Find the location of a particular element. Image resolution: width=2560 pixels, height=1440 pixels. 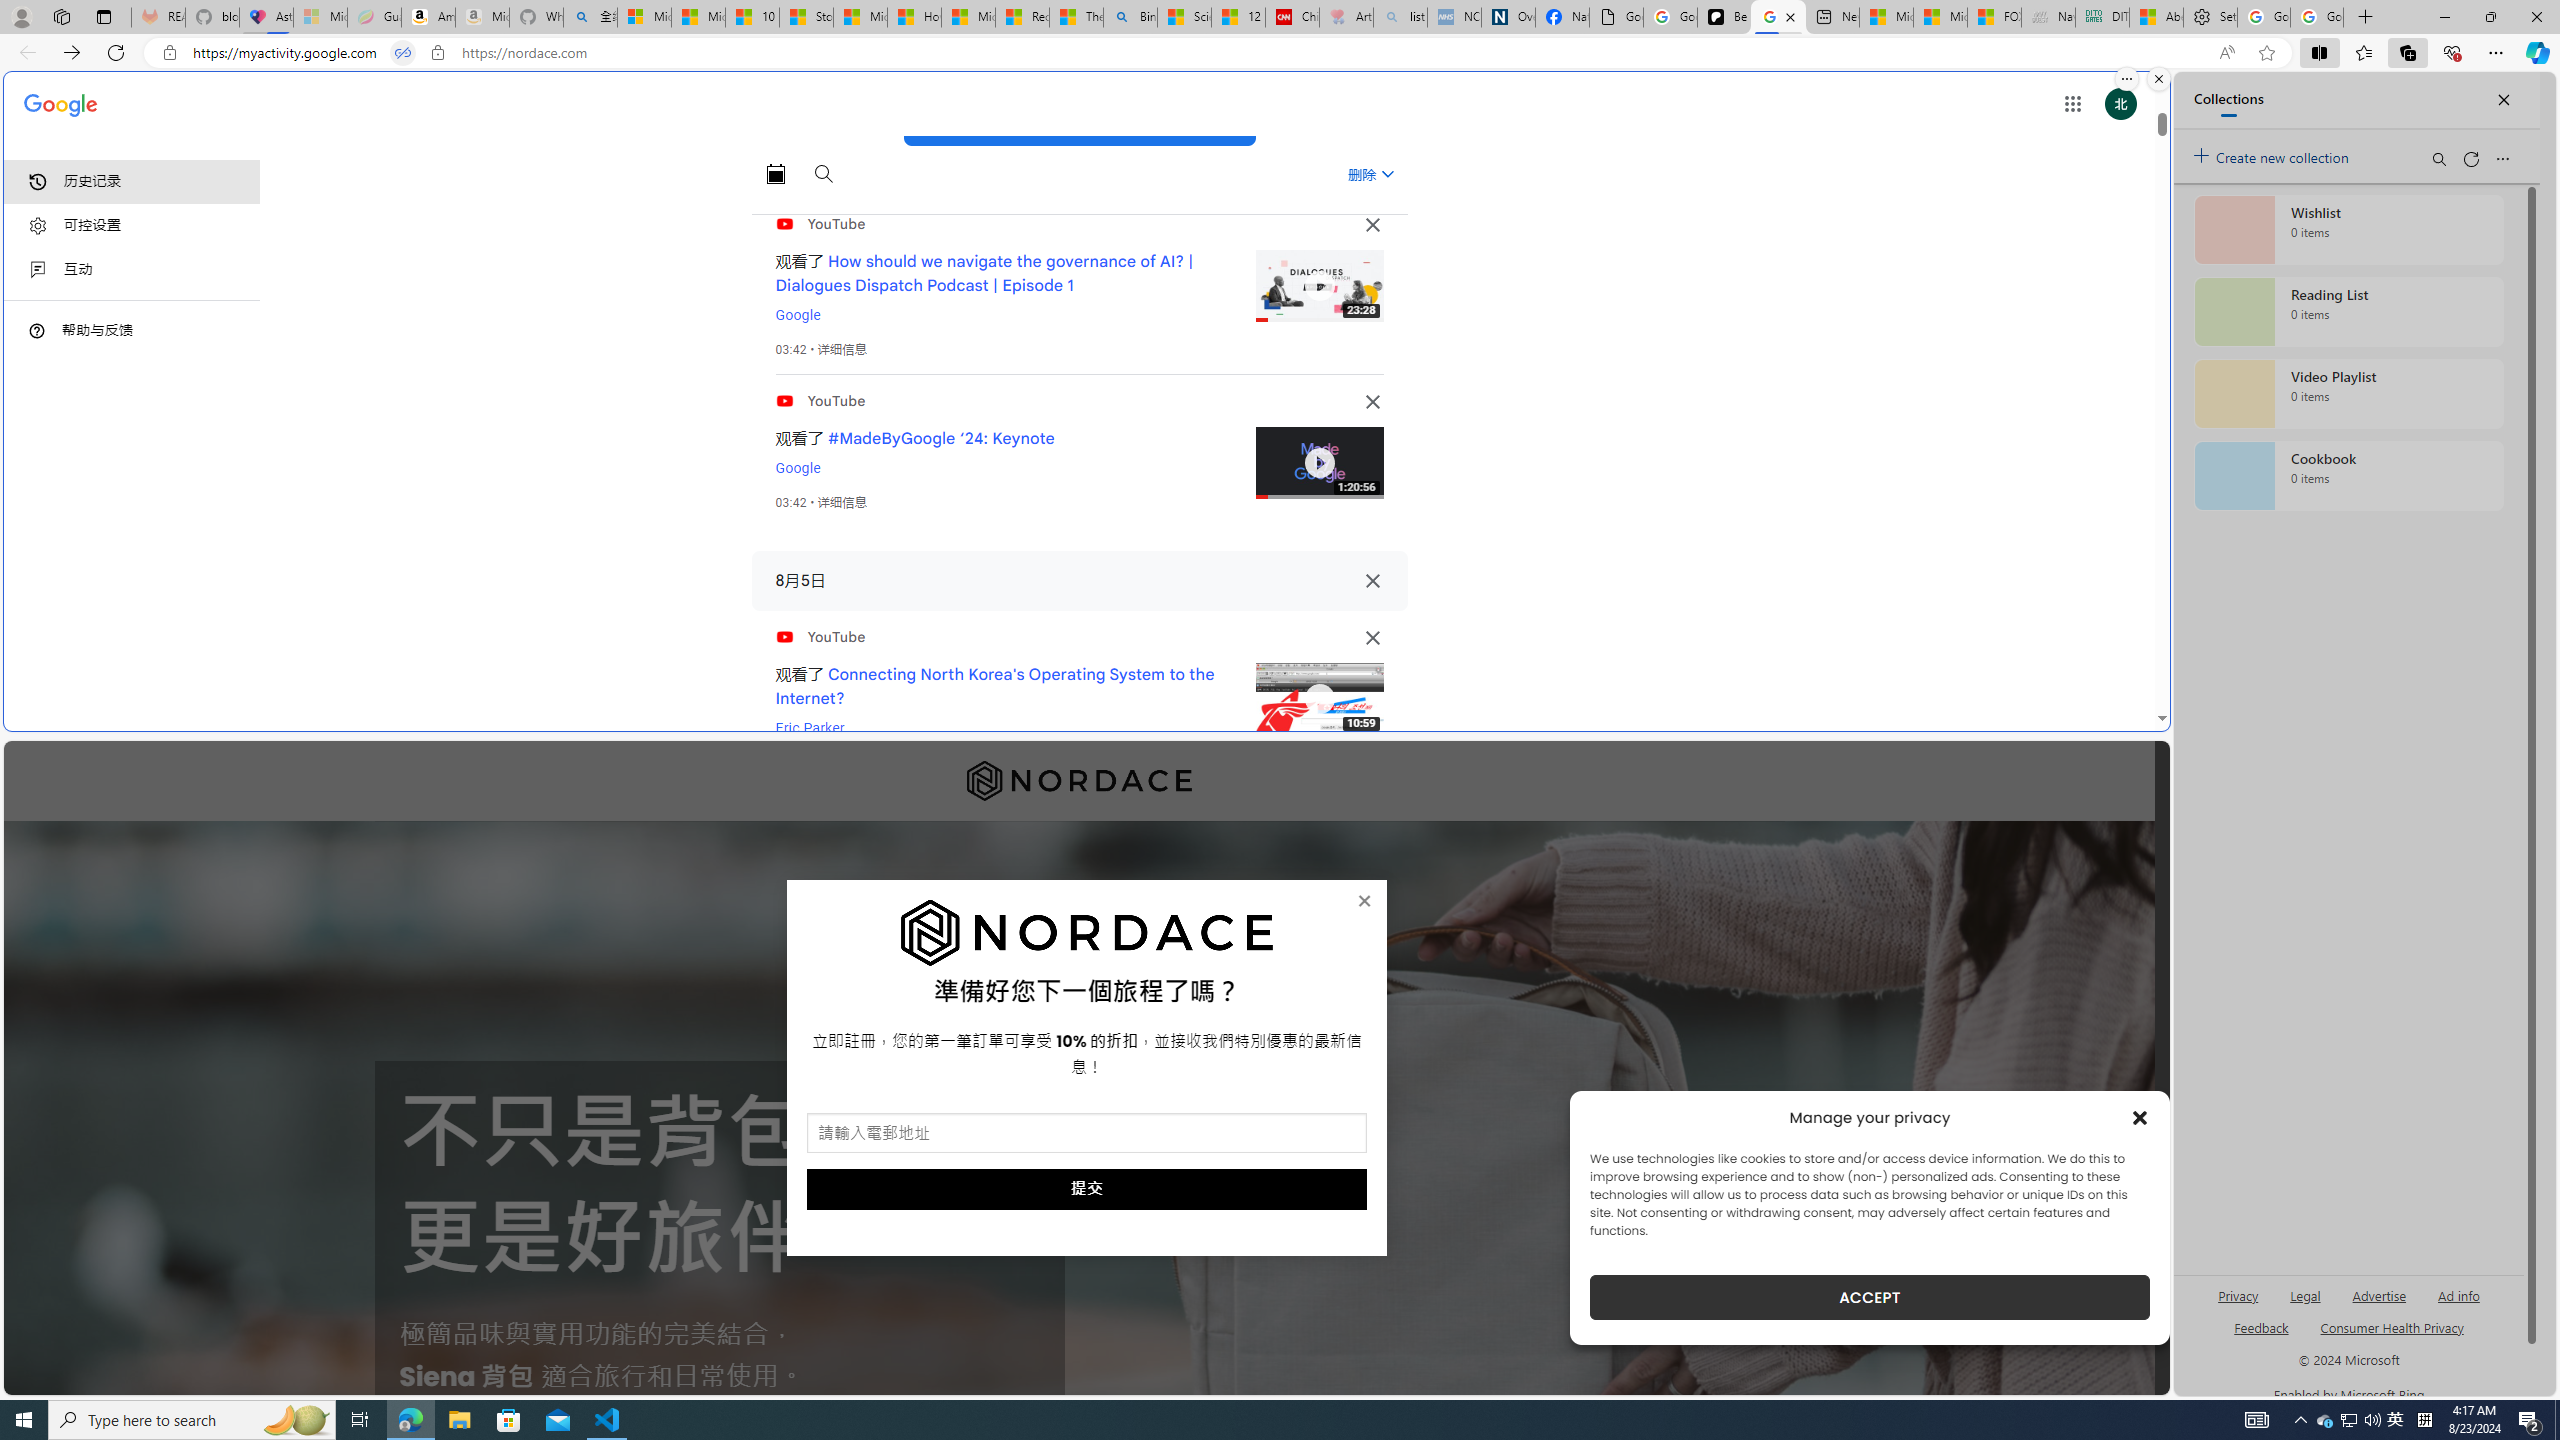

'Class: DI7Mnf NMm5M' is located at coordinates (1371, 581).